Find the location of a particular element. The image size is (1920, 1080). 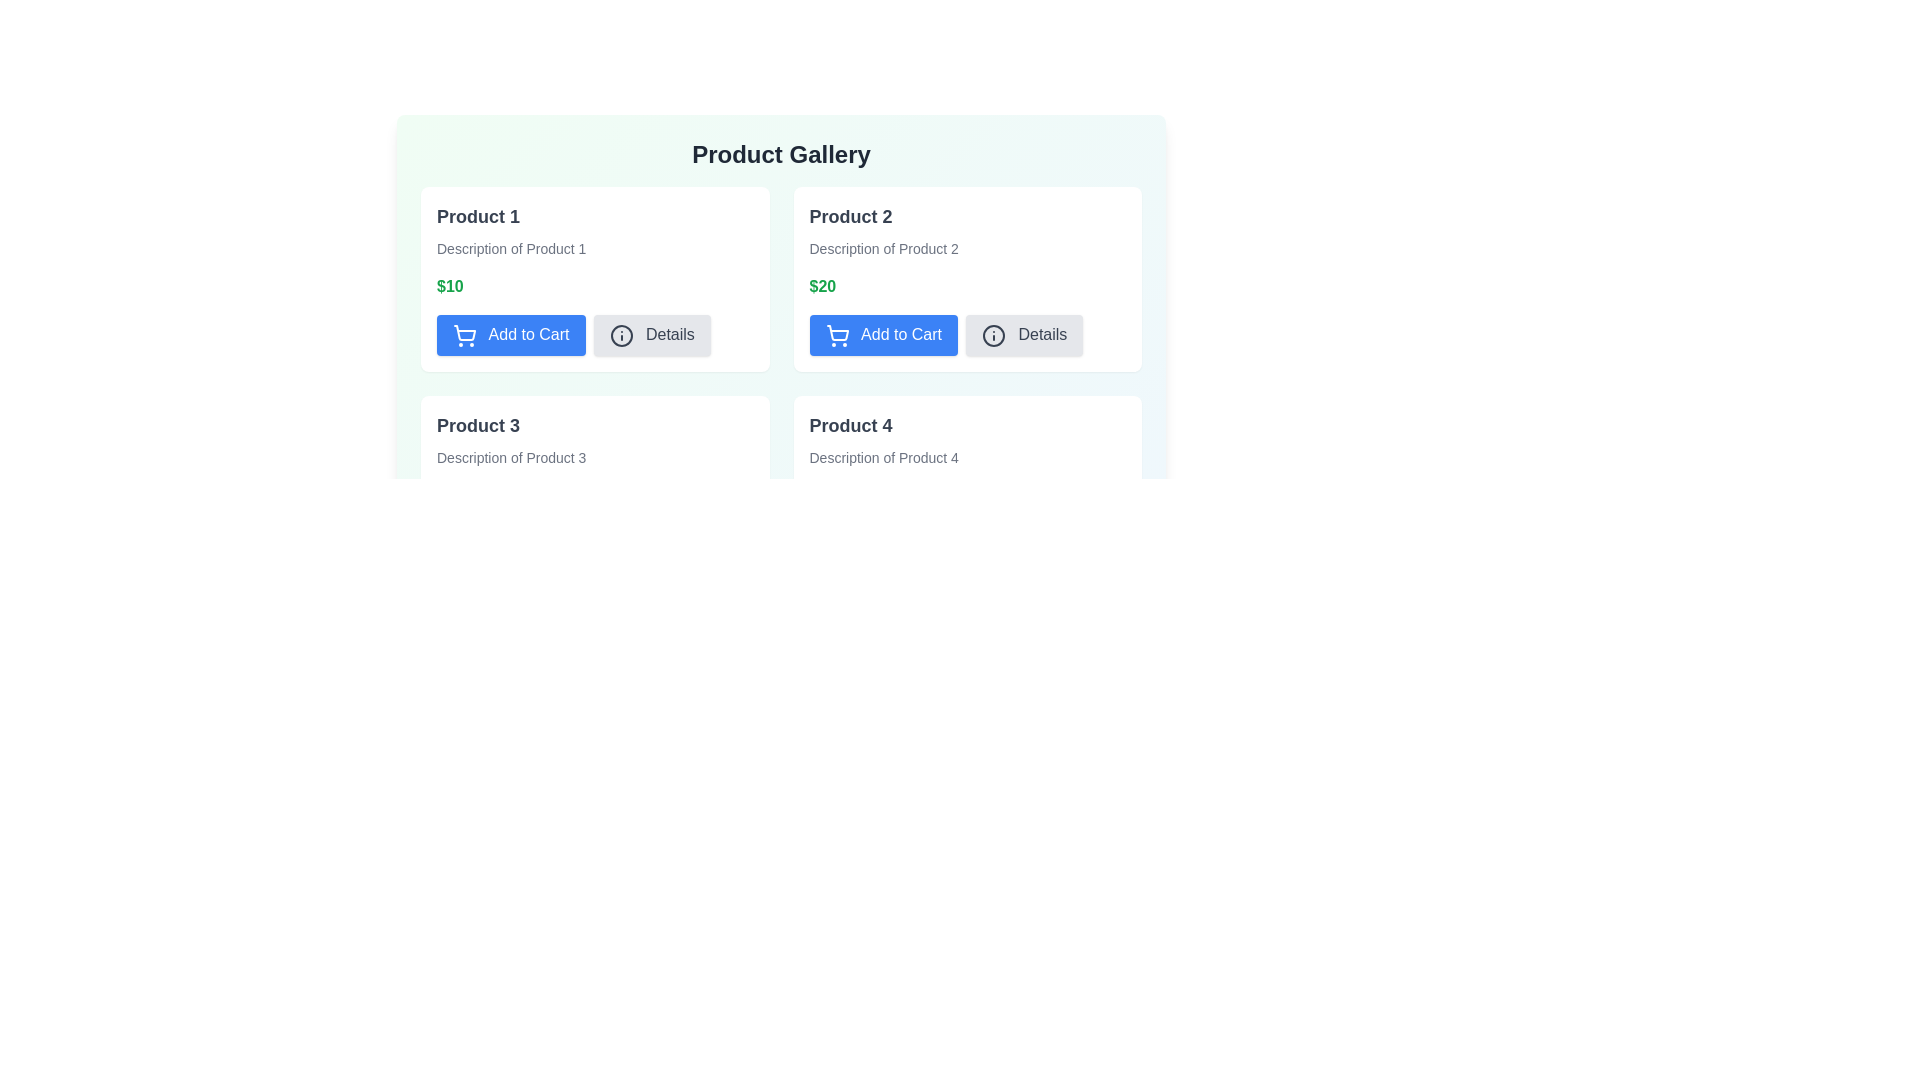

the shopping cart icon located within the 'Add to Cart' button for 'Product 2' in the product grid layout is located at coordinates (464, 331).